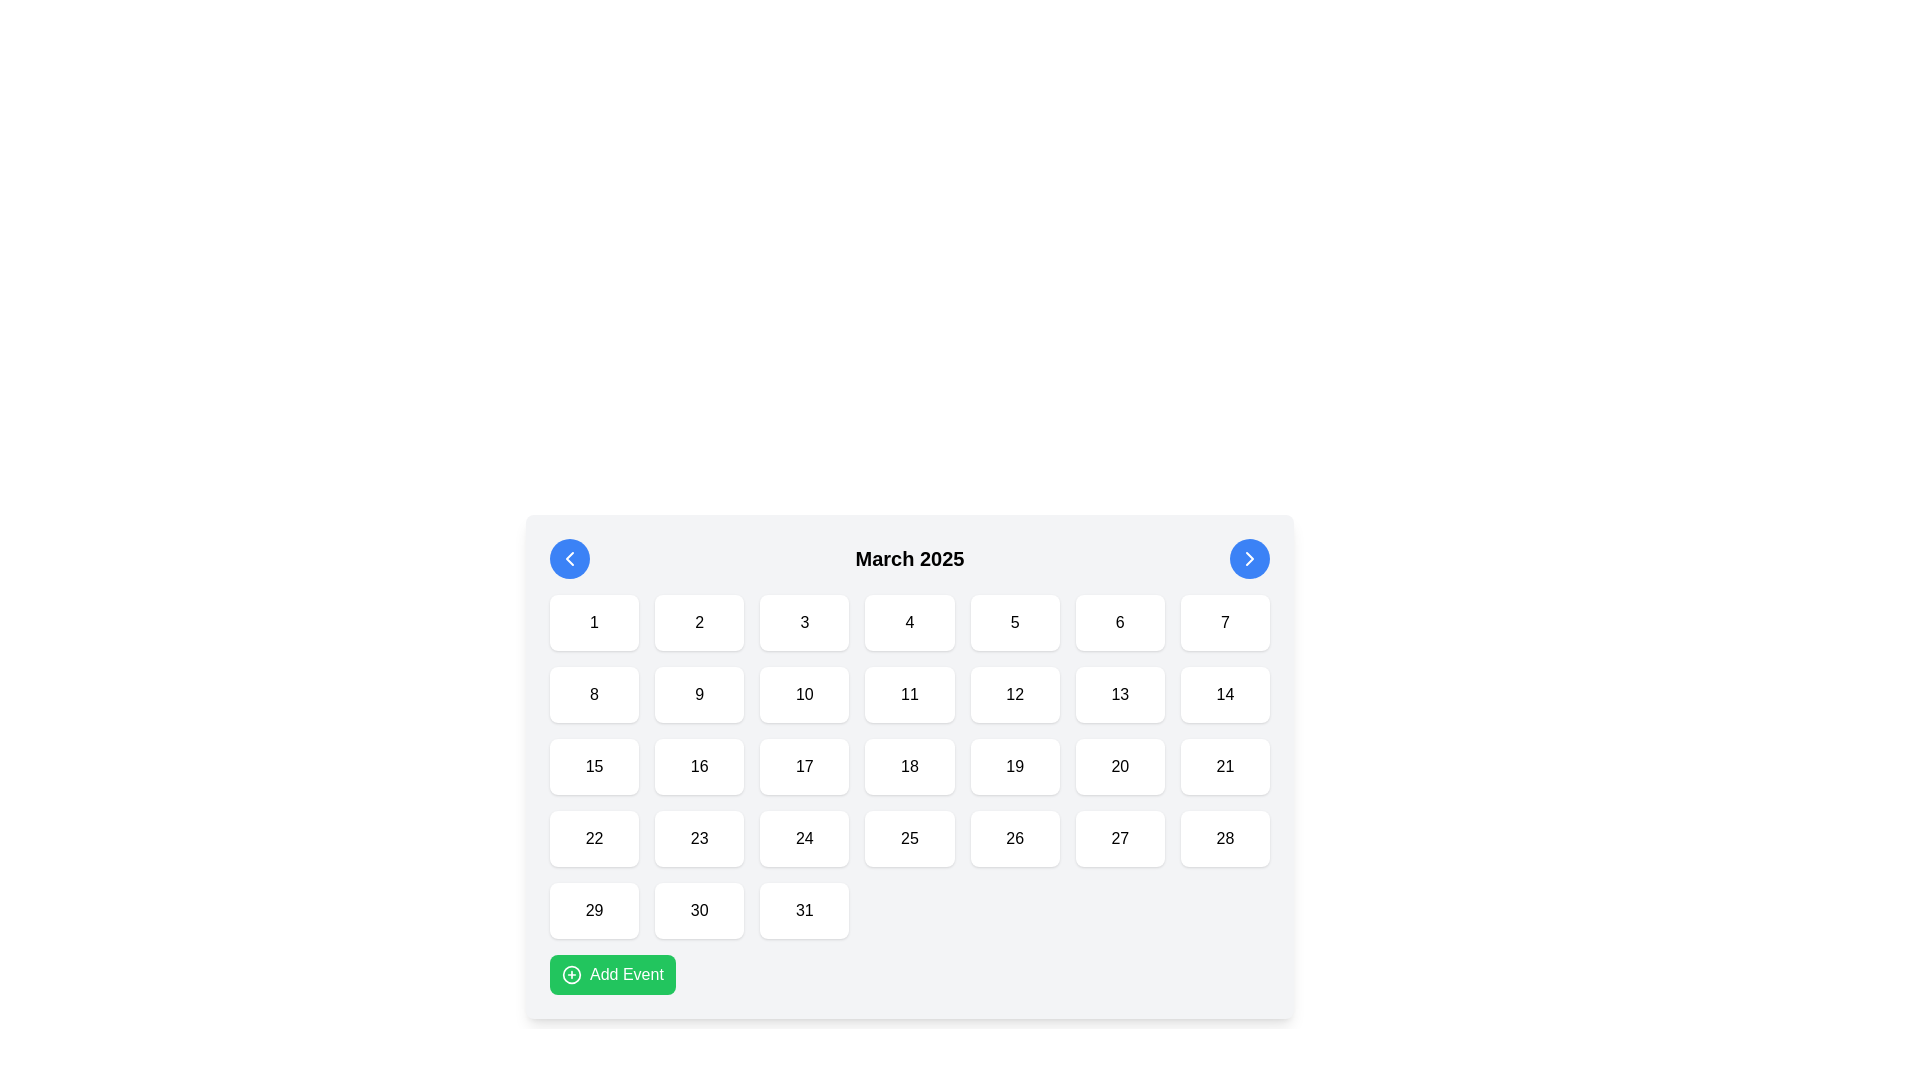 The height and width of the screenshot is (1080, 1920). I want to click on the white rectangular button with rounded corners displaying the number '29', so click(593, 910).